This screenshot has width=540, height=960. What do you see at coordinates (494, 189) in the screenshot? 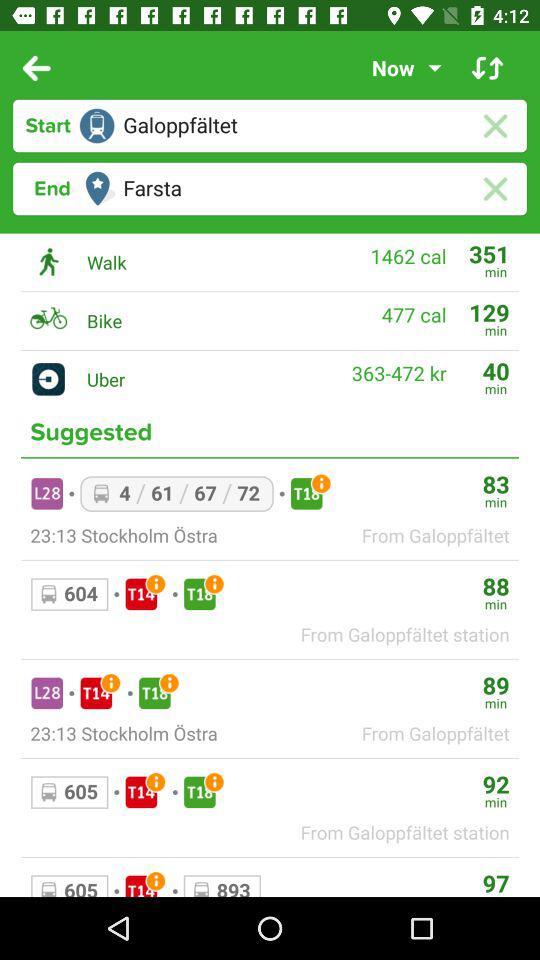
I see `delete route` at bounding box center [494, 189].